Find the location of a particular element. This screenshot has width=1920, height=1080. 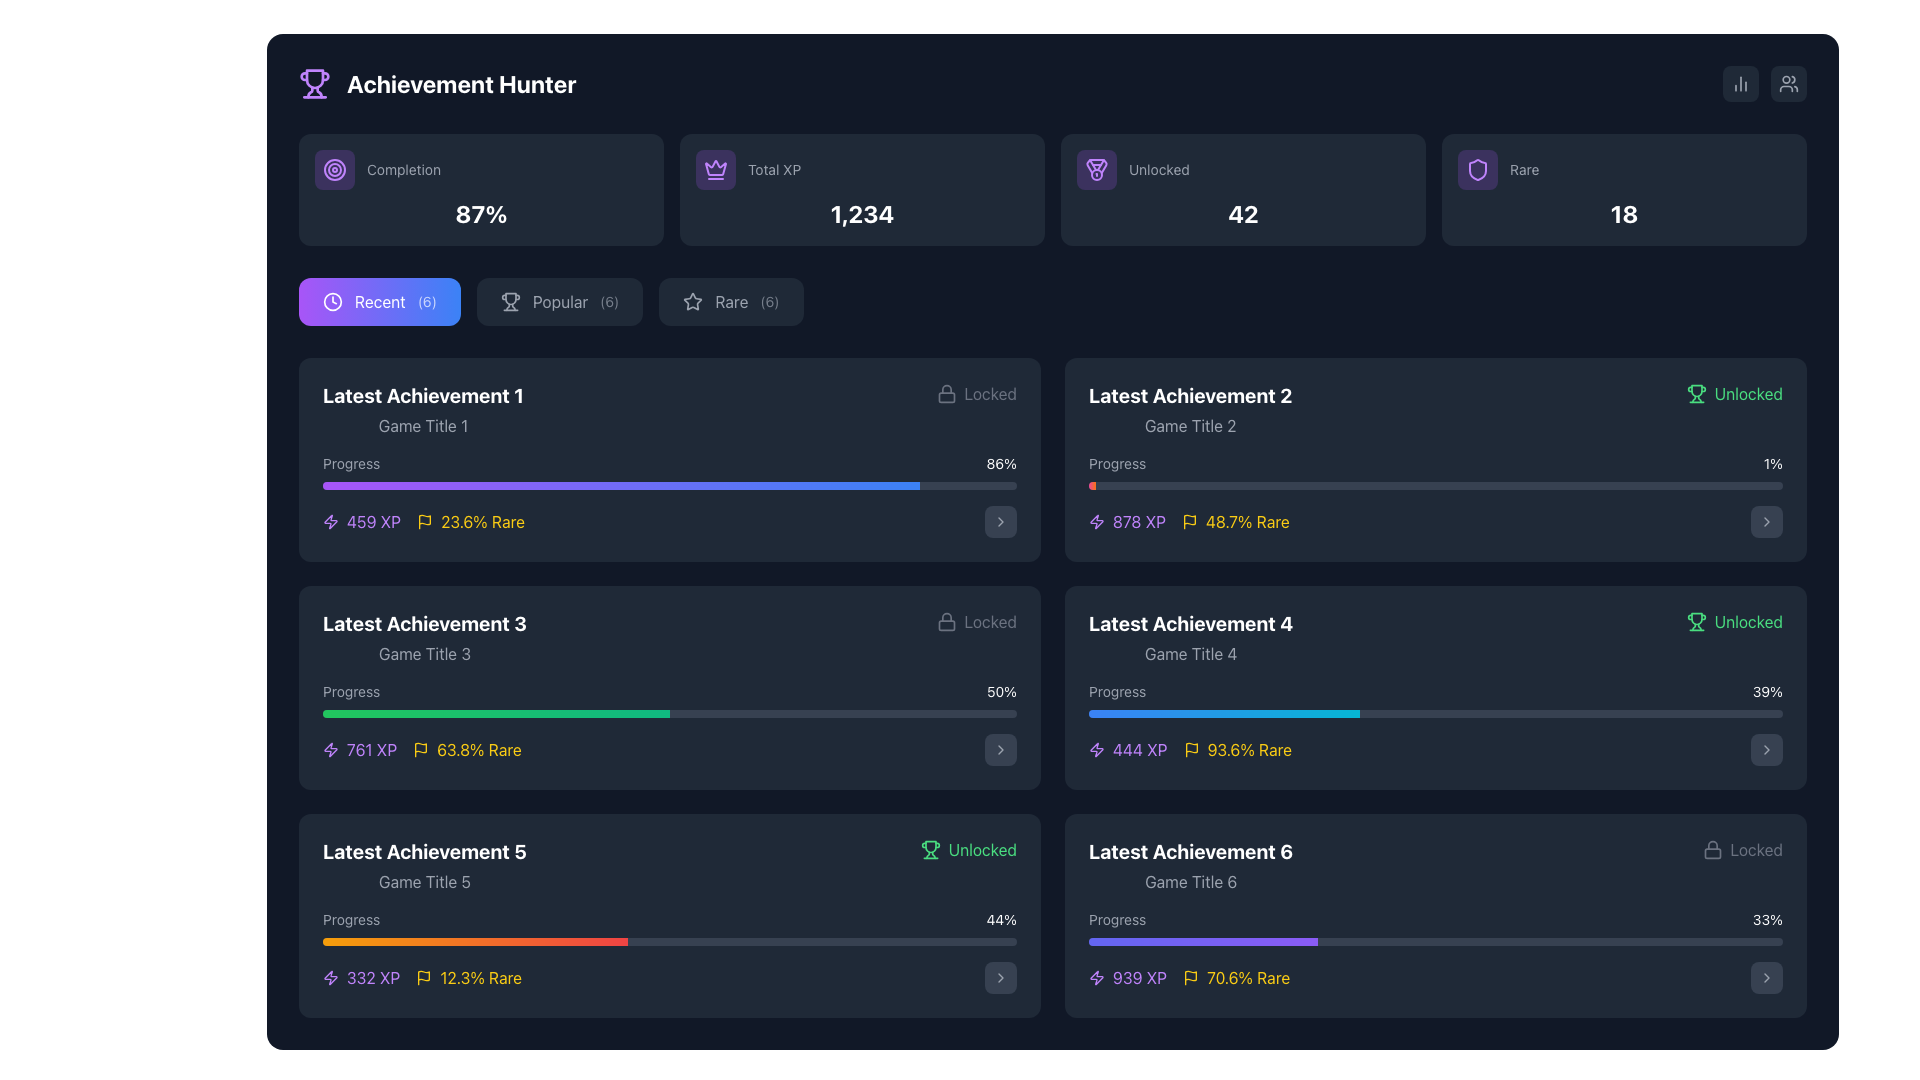

the lightning bolt-shaped icon in vibrant purple color located to the left of the text '761 XP' within the 'Latest Achievement 3' card on the achievement dashboard is located at coordinates (331, 749).